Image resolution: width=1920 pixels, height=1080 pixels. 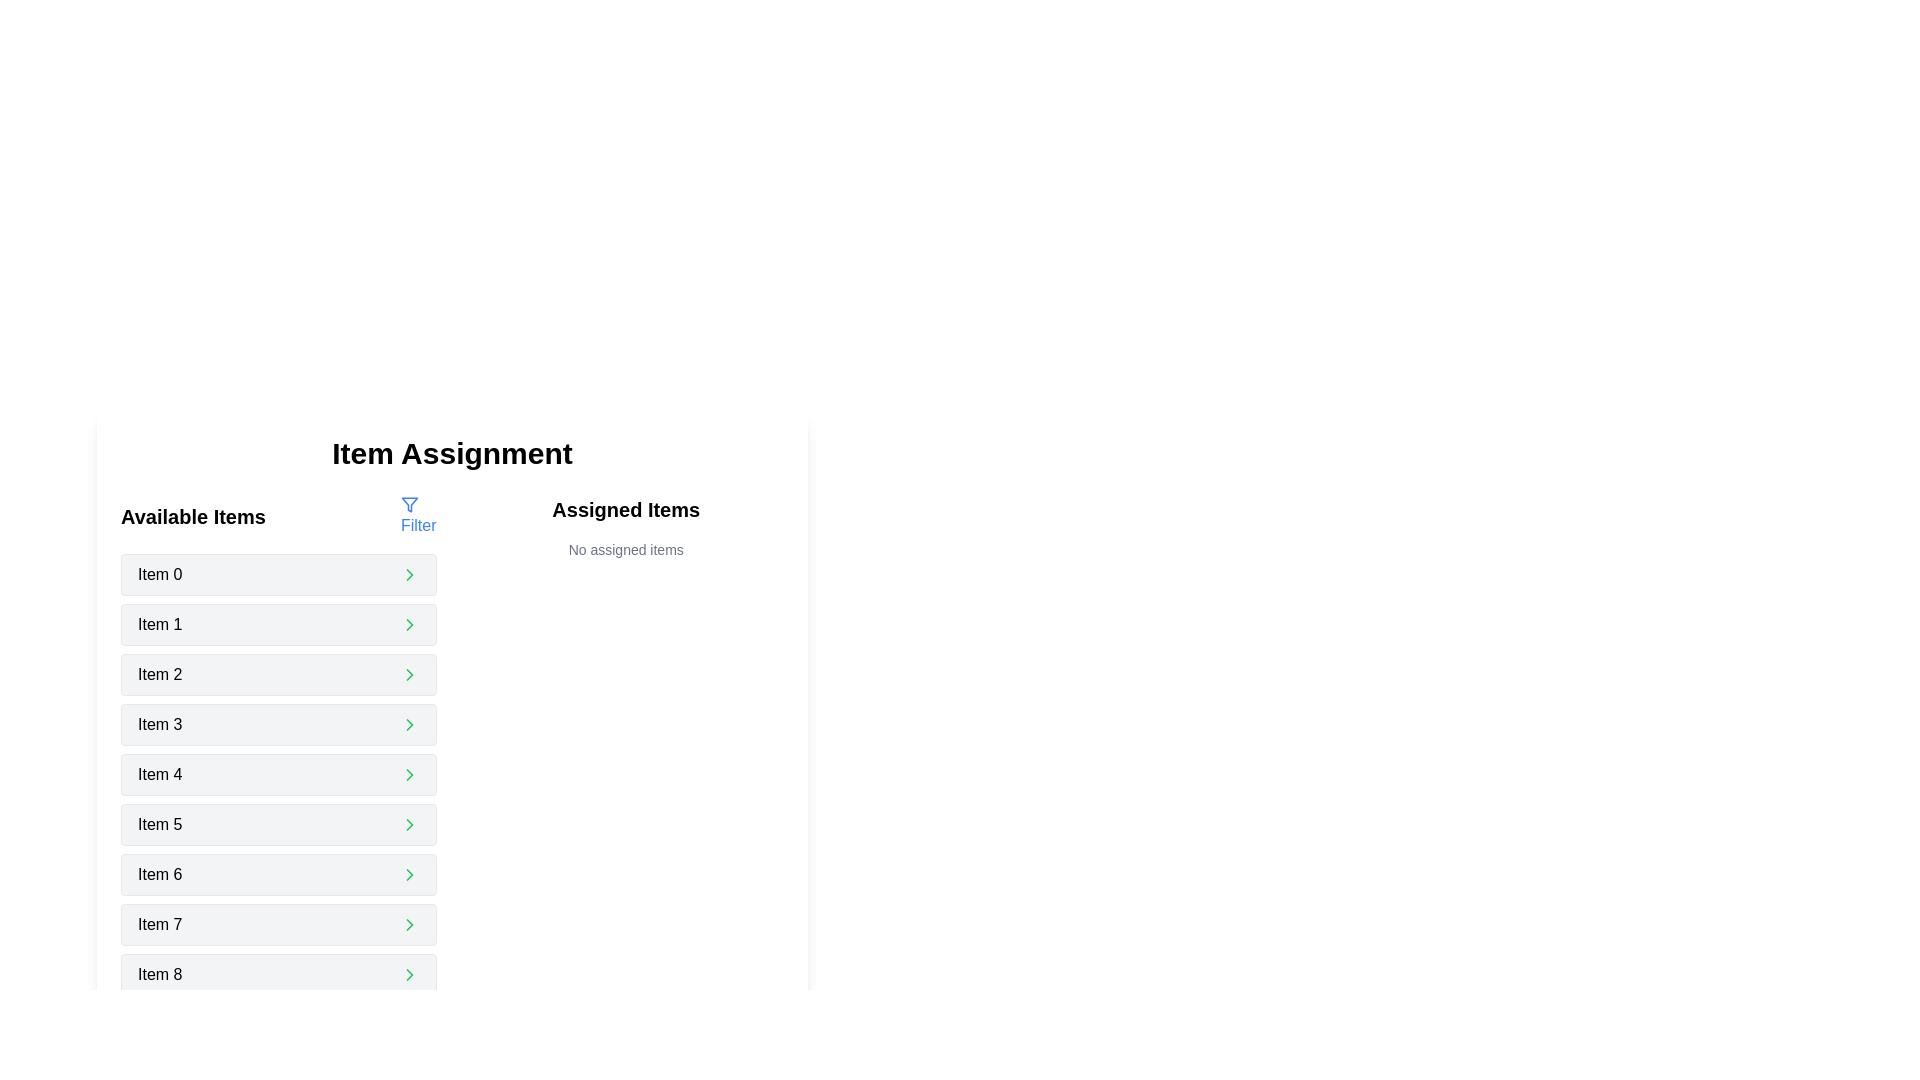 What do you see at coordinates (160, 623) in the screenshot?
I see `the static text label that identifies the second item in the list of selectable items, positioned under the 'Available Items' heading, with a light gray background and rounded edges` at bounding box center [160, 623].